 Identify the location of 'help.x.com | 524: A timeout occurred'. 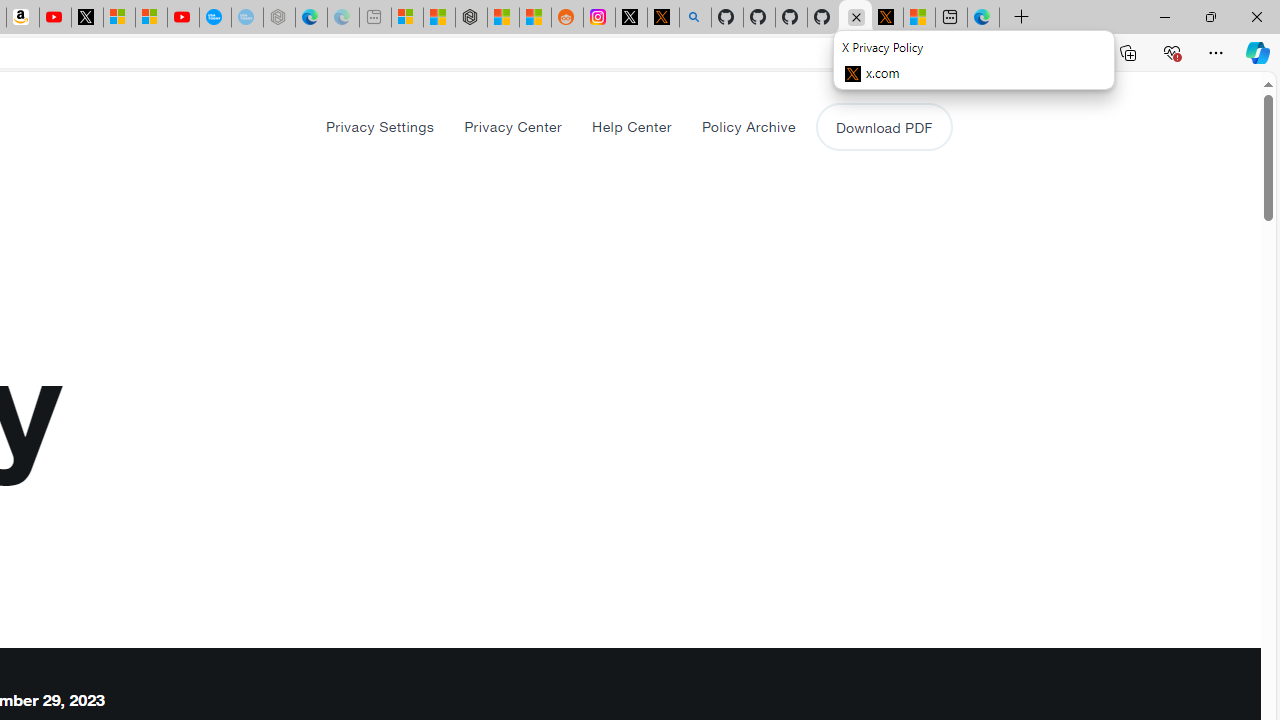
(663, 17).